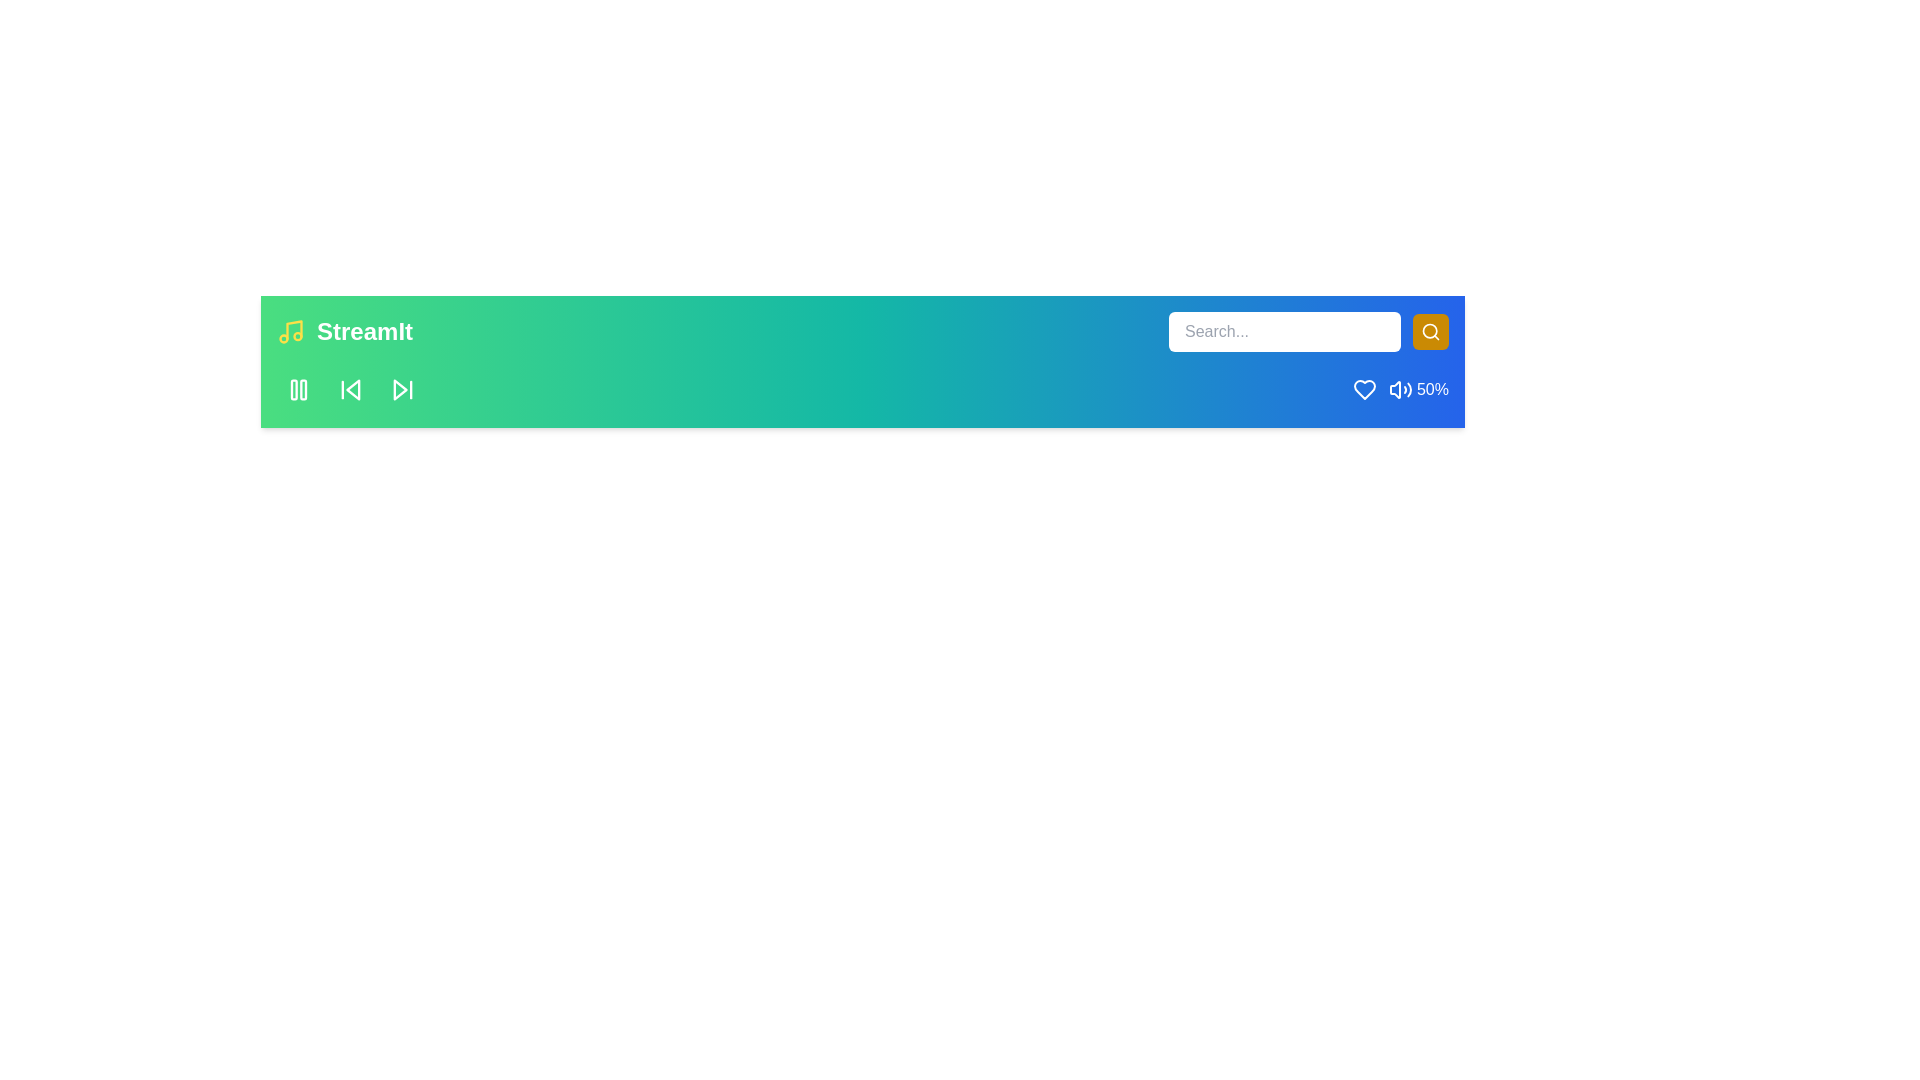  Describe the element at coordinates (297, 389) in the screenshot. I see `the play/pause button to toggle the playback state` at that location.